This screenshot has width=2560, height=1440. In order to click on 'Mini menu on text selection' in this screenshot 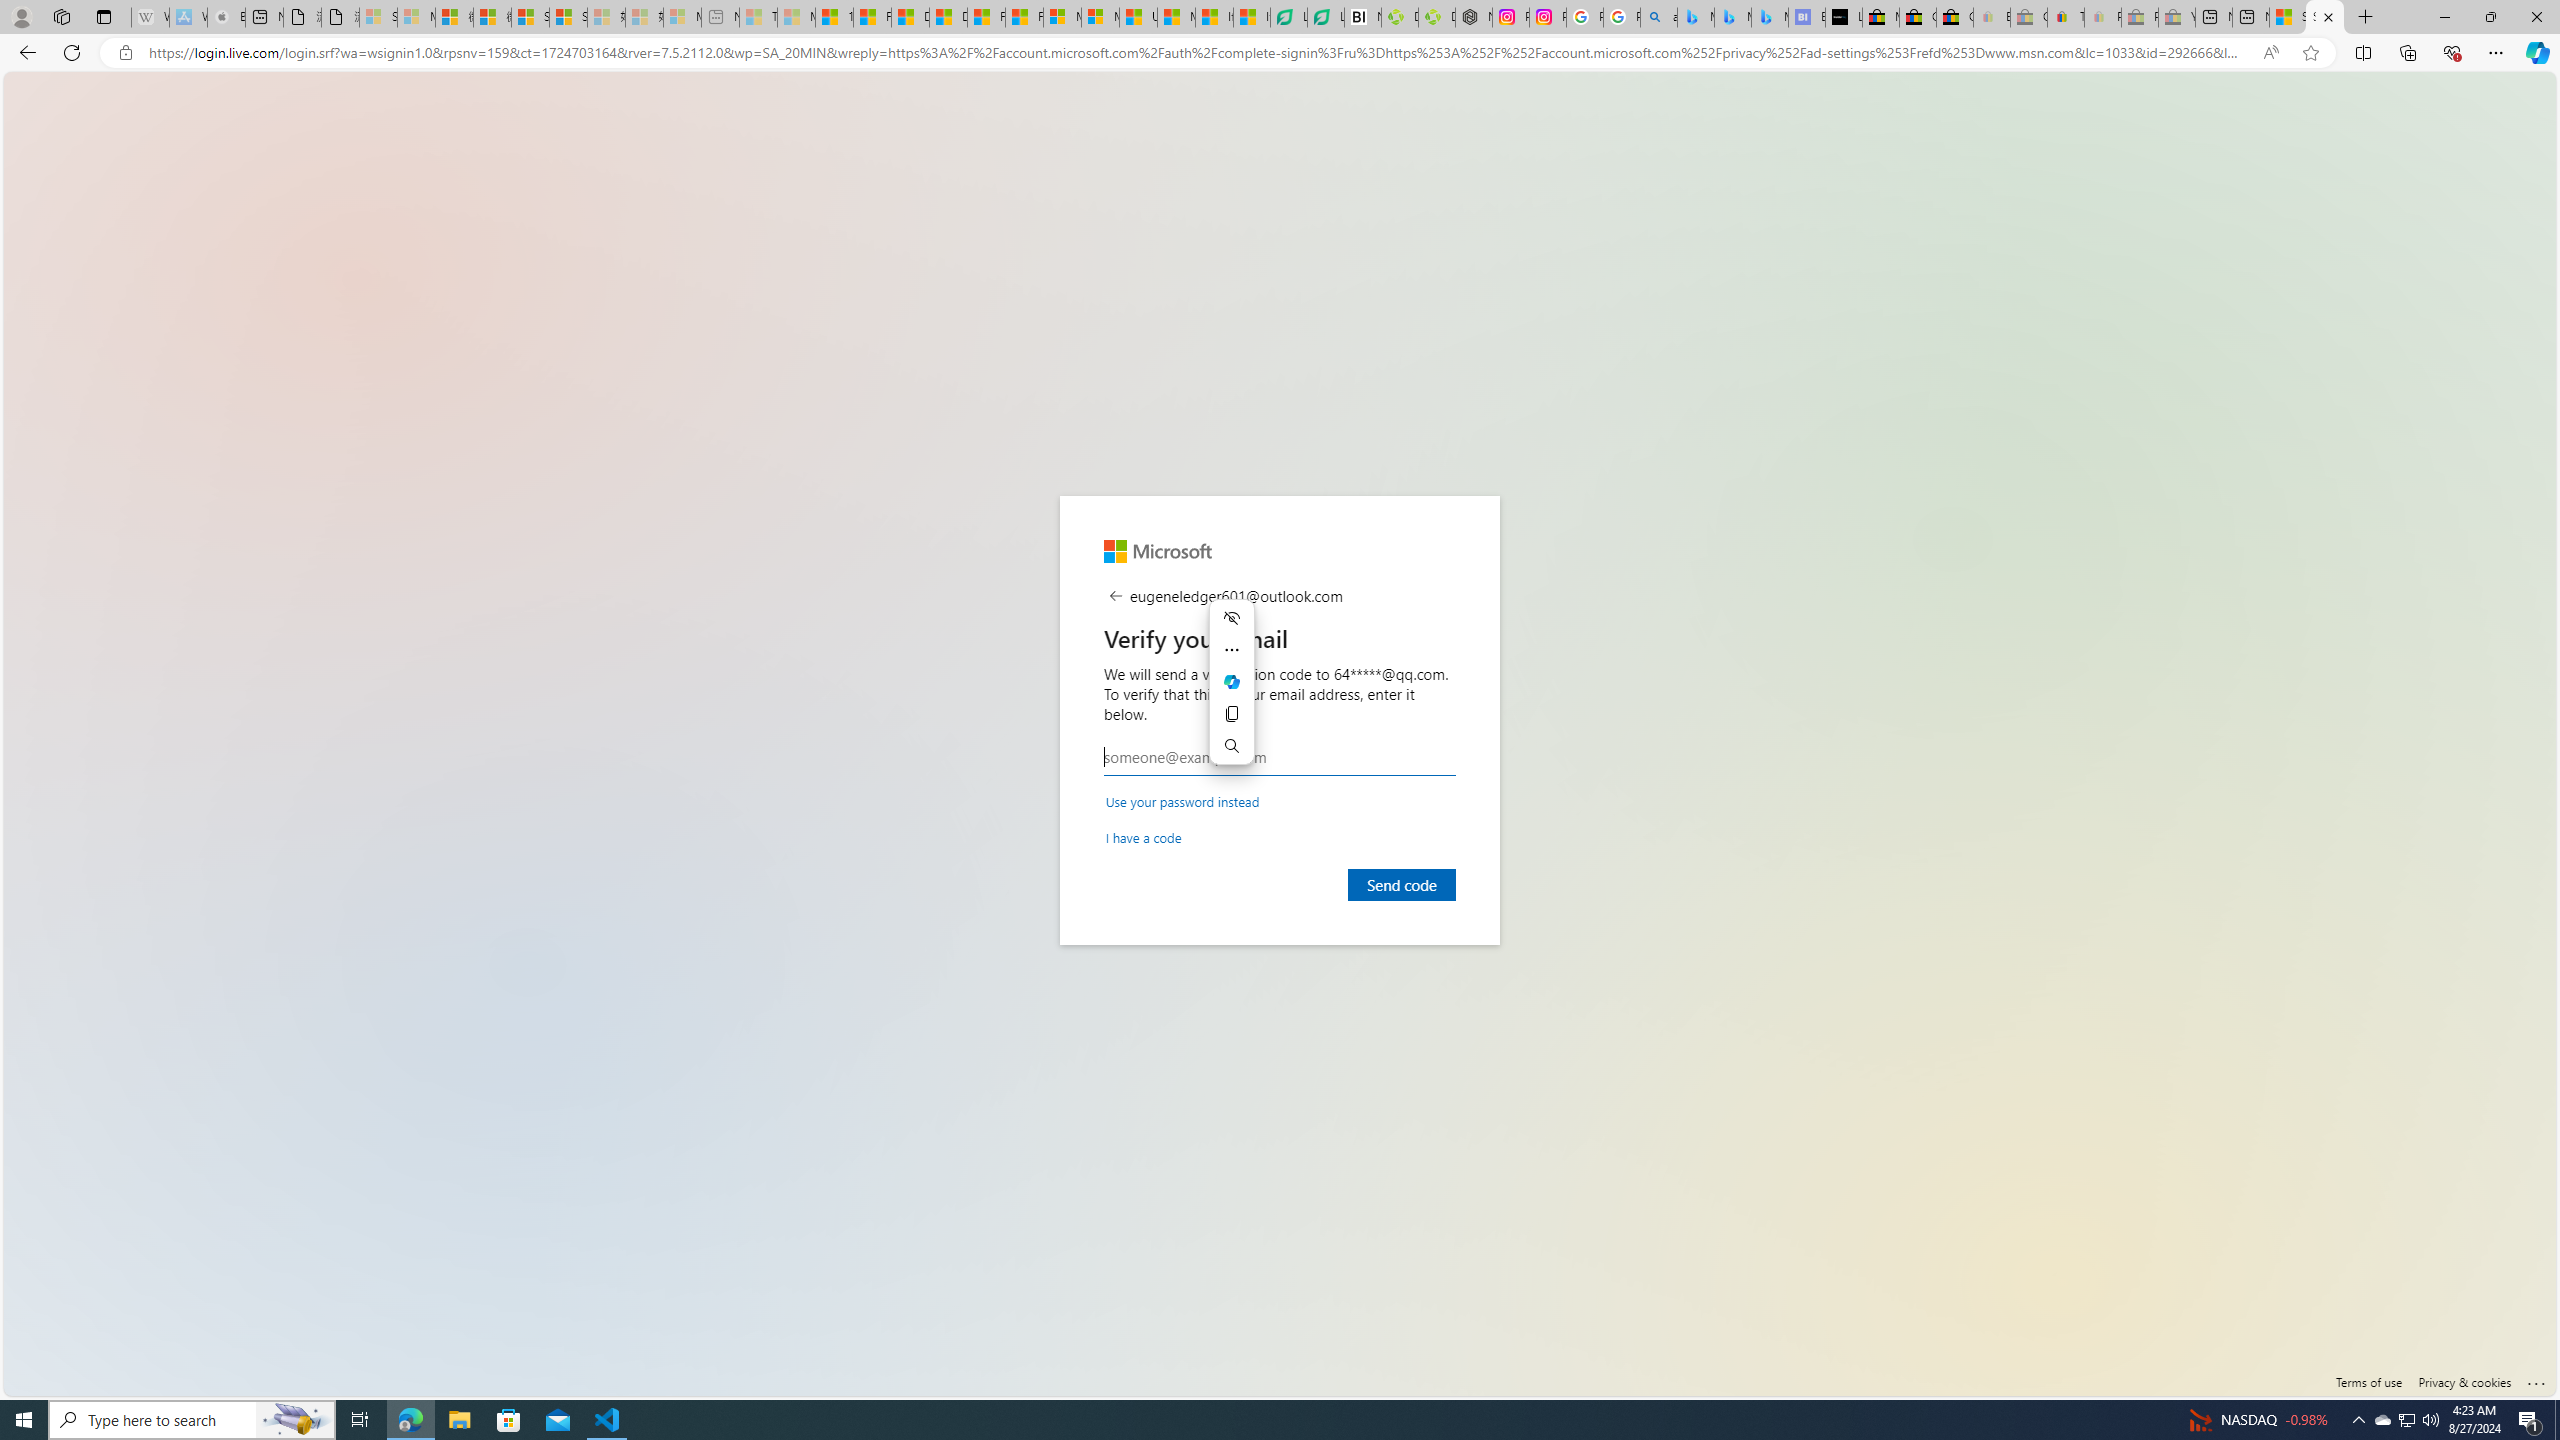, I will do `click(1231, 693)`.